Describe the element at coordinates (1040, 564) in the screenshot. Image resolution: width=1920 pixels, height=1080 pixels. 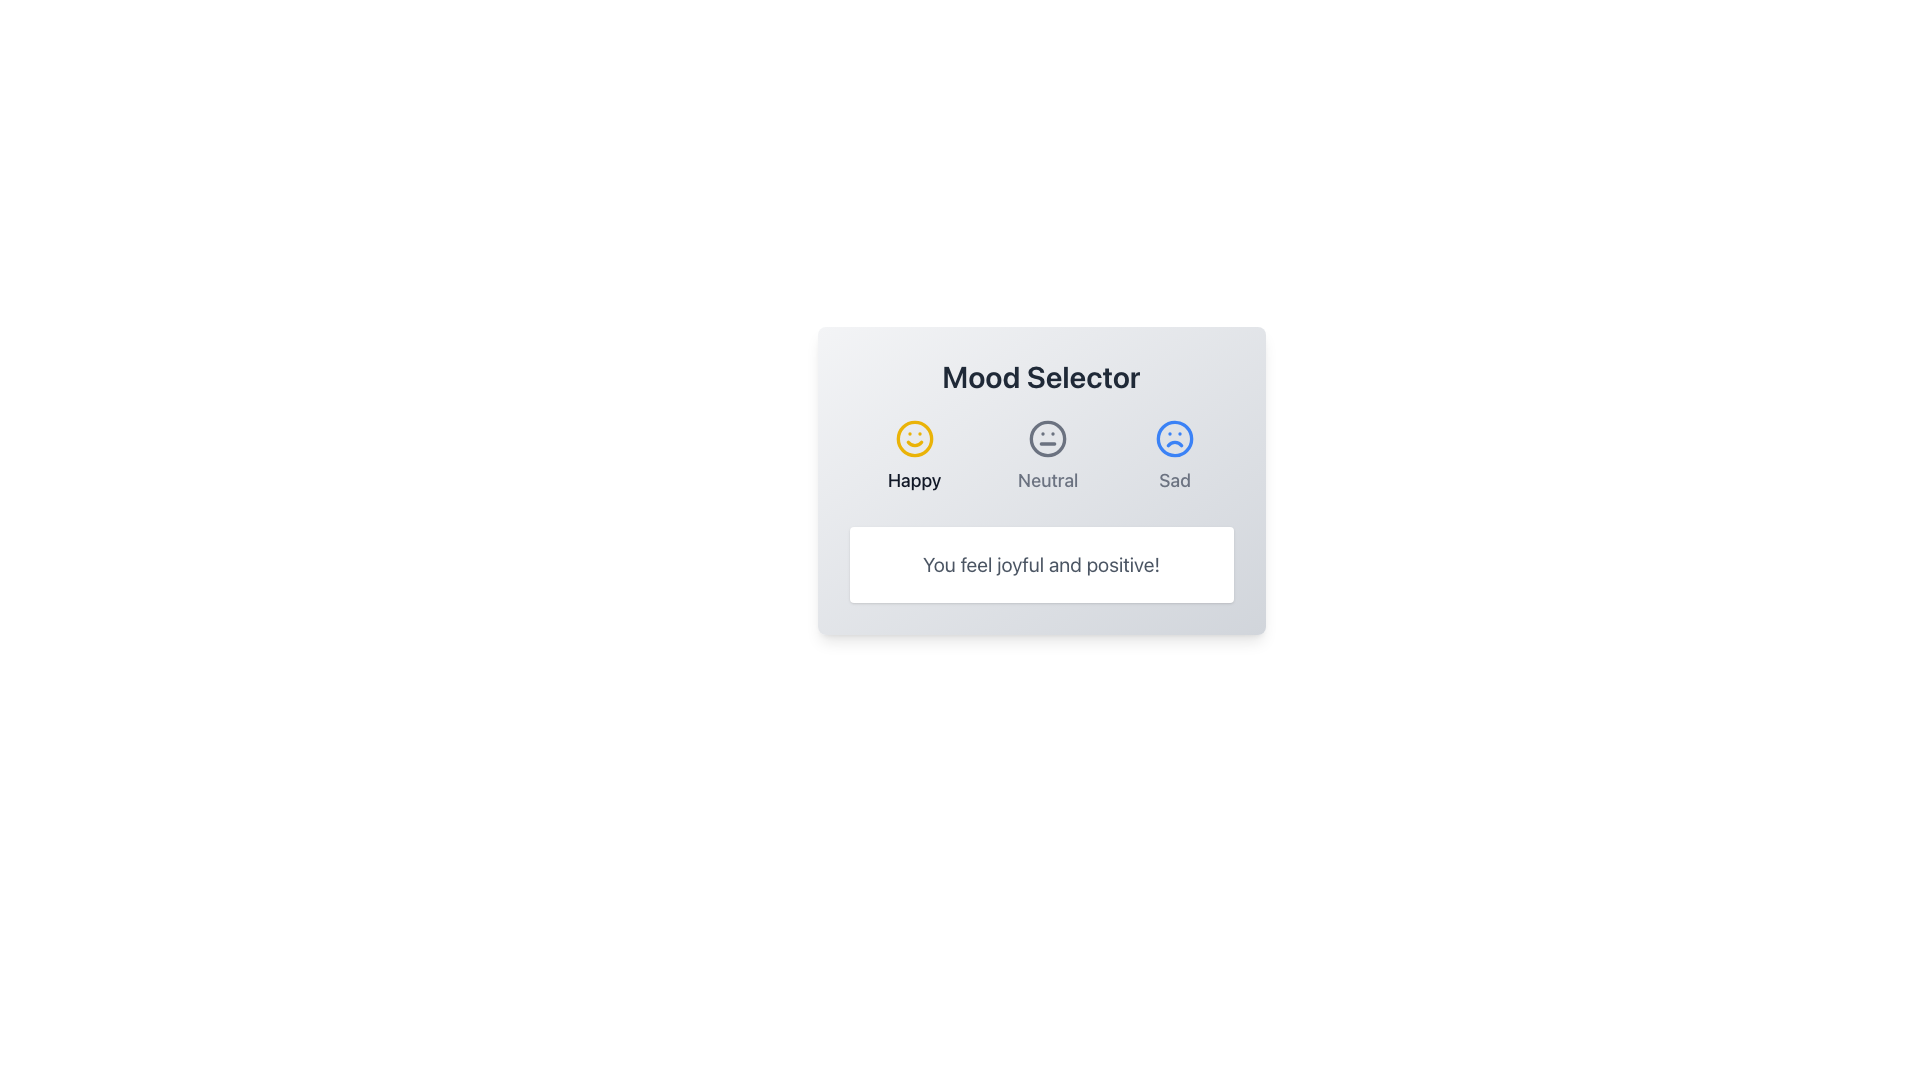
I see `prominent gray text displayed below the mood options that says 'You feel joyful and positive!'` at that location.